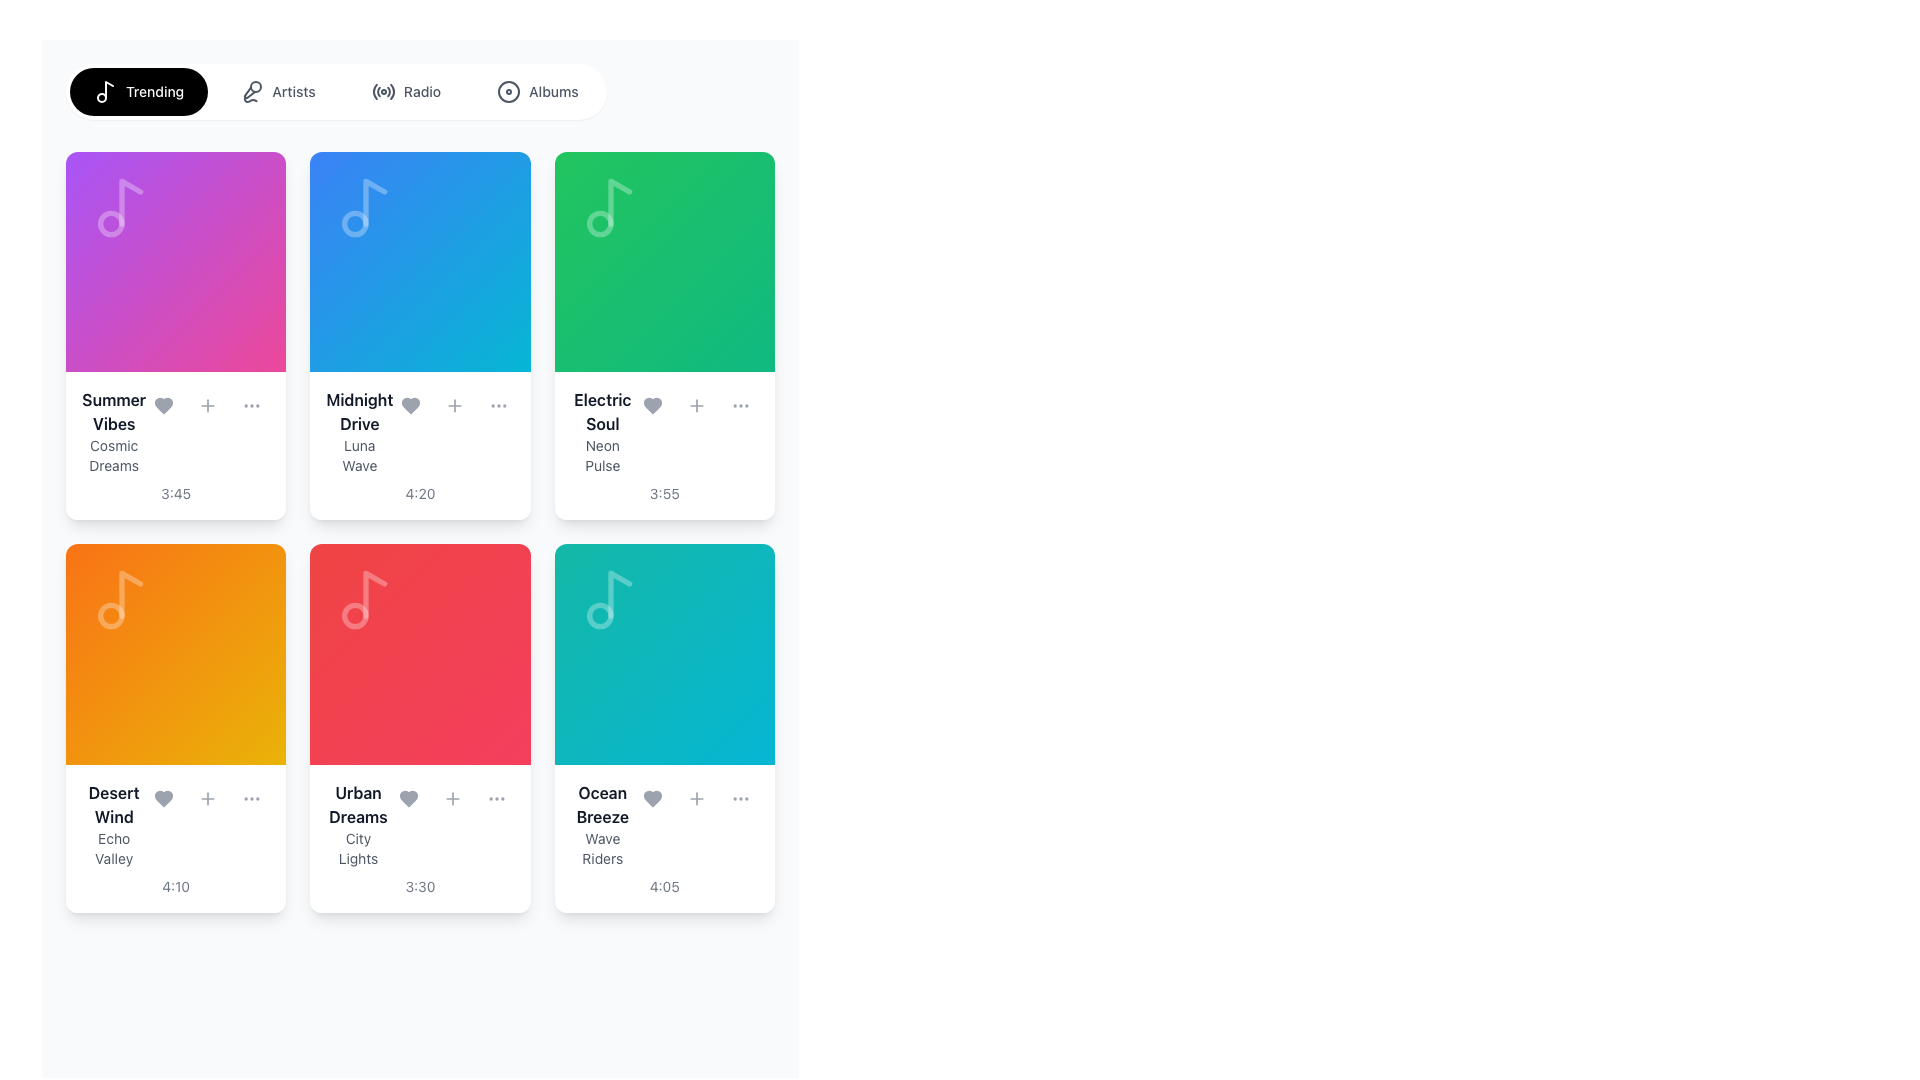 The image size is (1920, 1080). What do you see at coordinates (251, 405) in the screenshot?
I see `the ellipsis menu icon button located in the top right section of the first card in the second row of the grid layout` at bounding box center [251, 405].